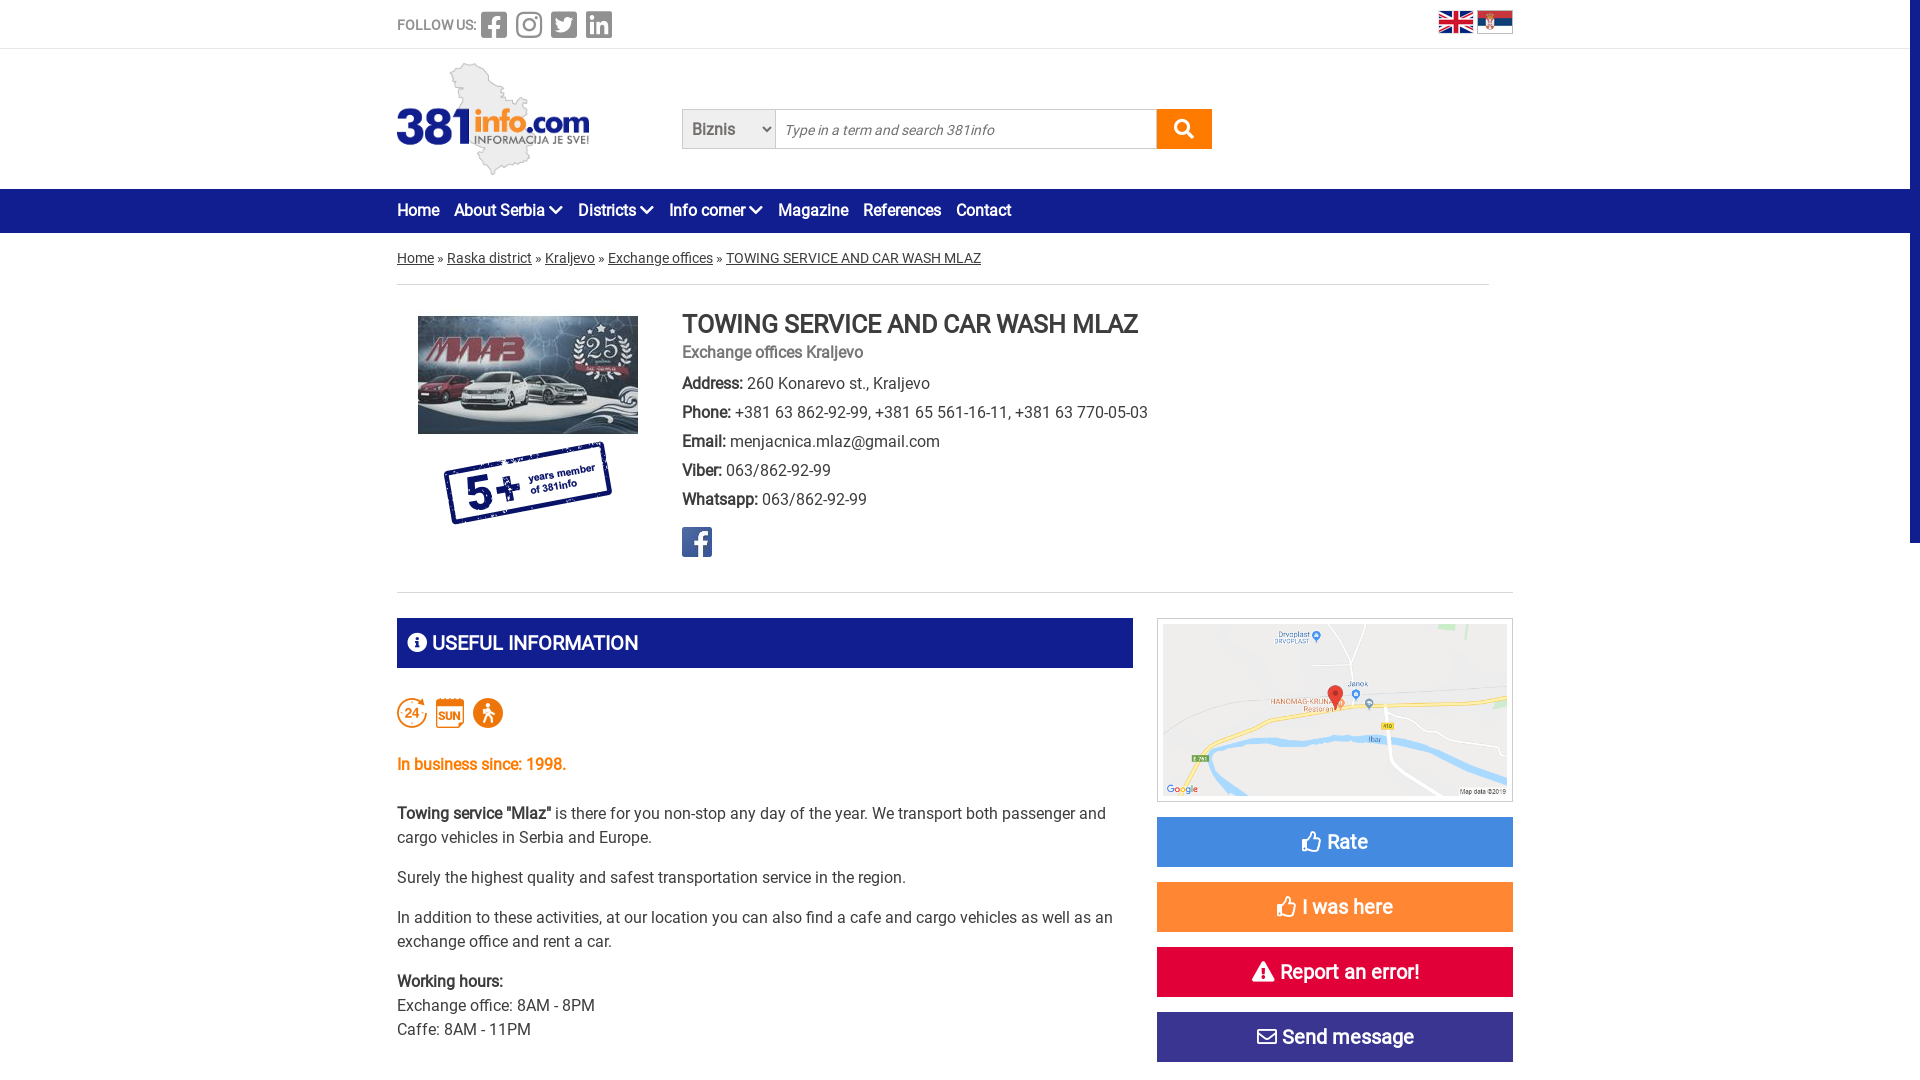  What do you see at coordinates (614, 211) in the screenshot?
I see `'Districts'` at bounding box center [614, 211].